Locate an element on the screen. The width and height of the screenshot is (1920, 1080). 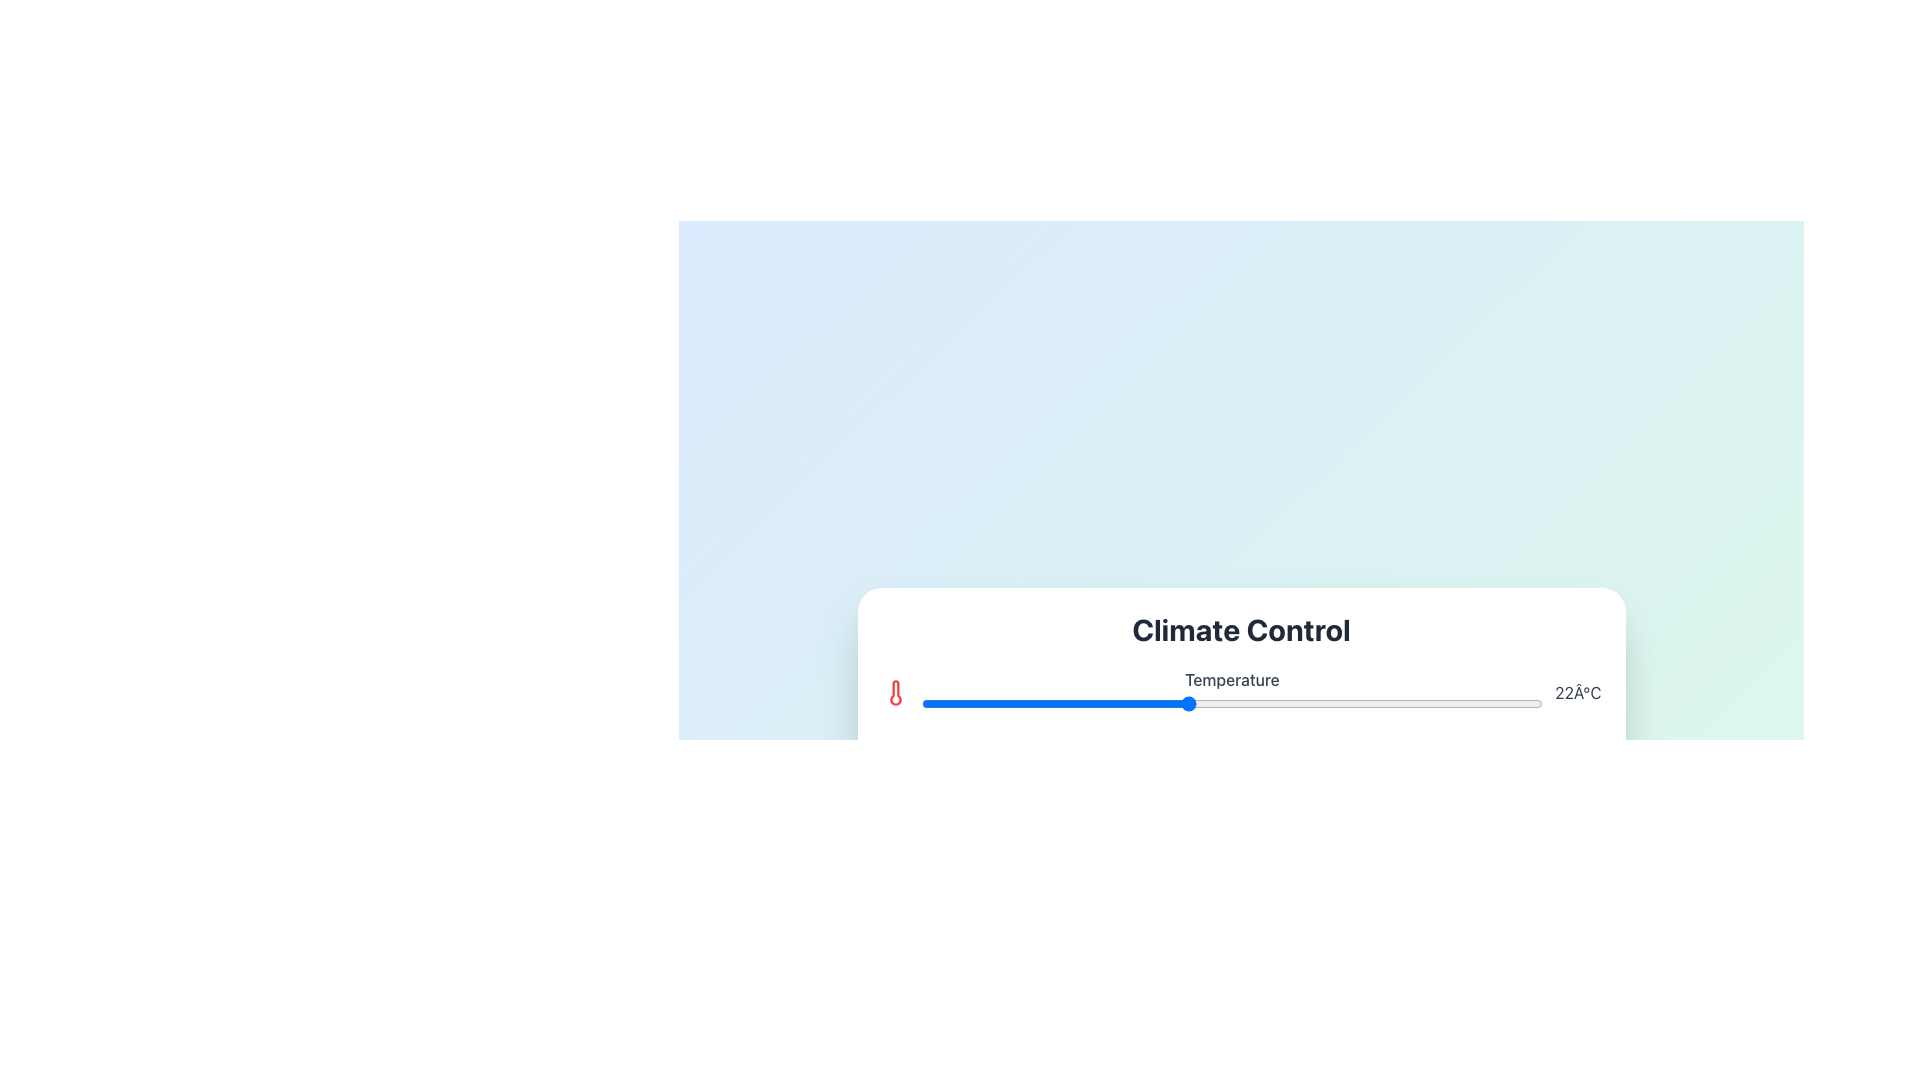
temperature is located at coordinates (1498, 703).